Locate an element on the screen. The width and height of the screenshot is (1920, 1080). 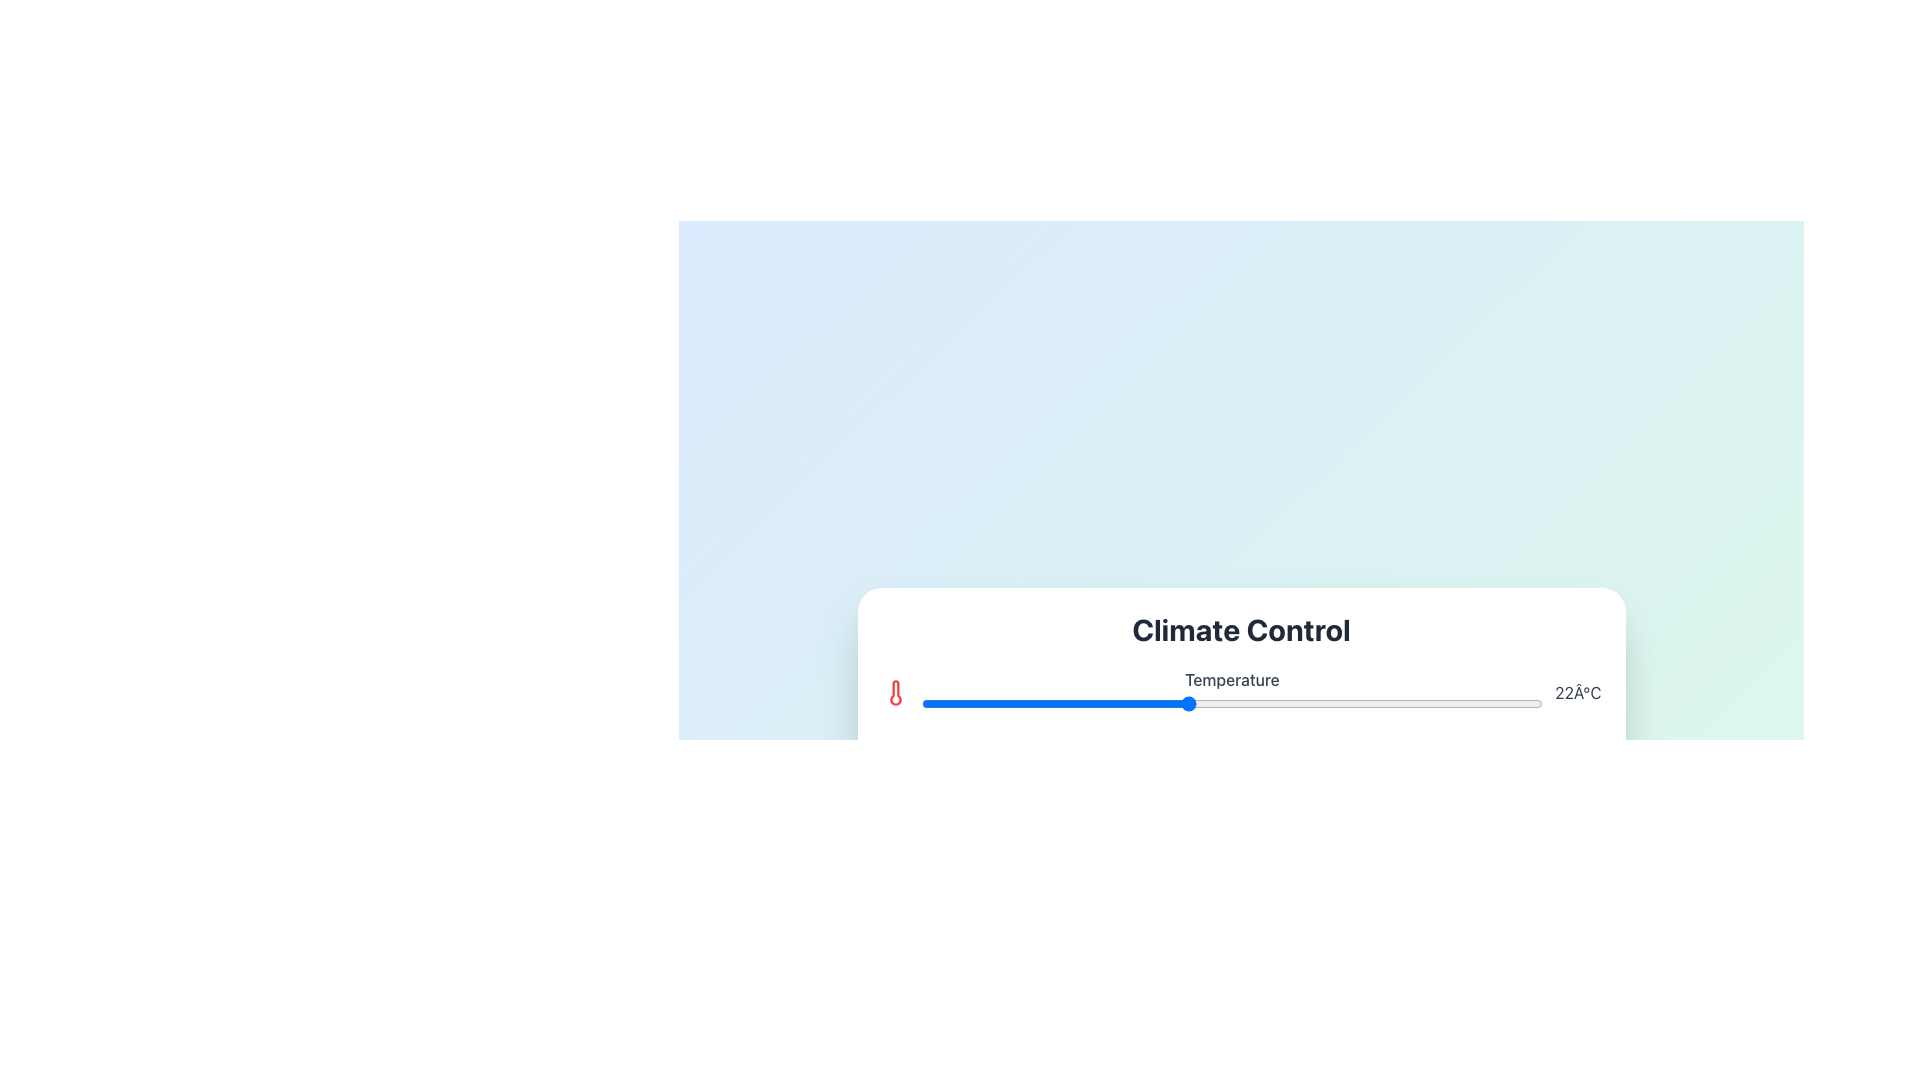
temperature is located at coordinates (1498, 703).